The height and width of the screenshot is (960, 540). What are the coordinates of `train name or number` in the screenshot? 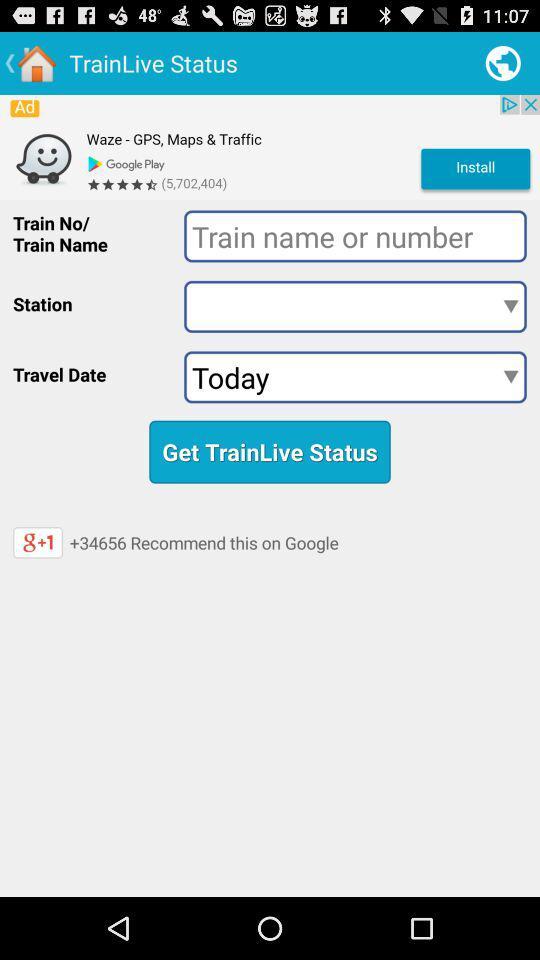 It's located at (354, 236).